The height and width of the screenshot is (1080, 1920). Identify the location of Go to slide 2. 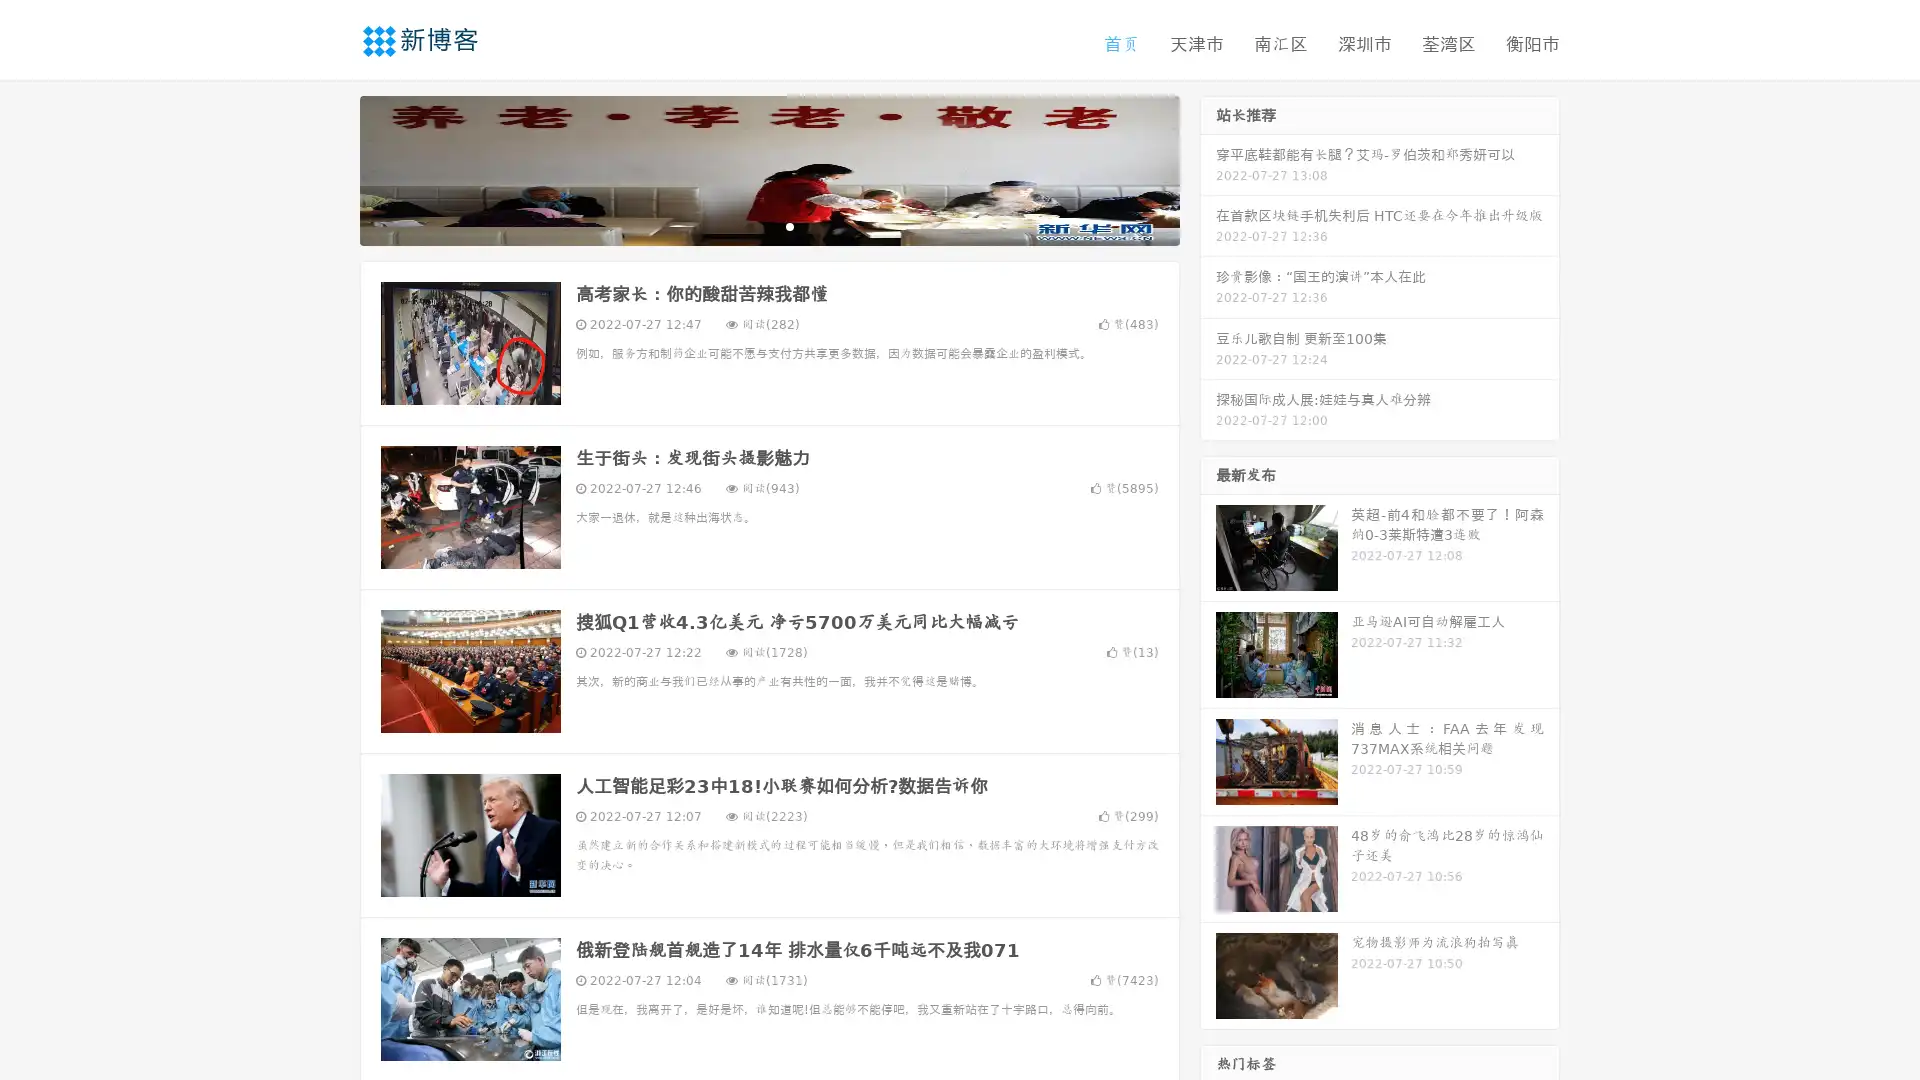
(768, 225).